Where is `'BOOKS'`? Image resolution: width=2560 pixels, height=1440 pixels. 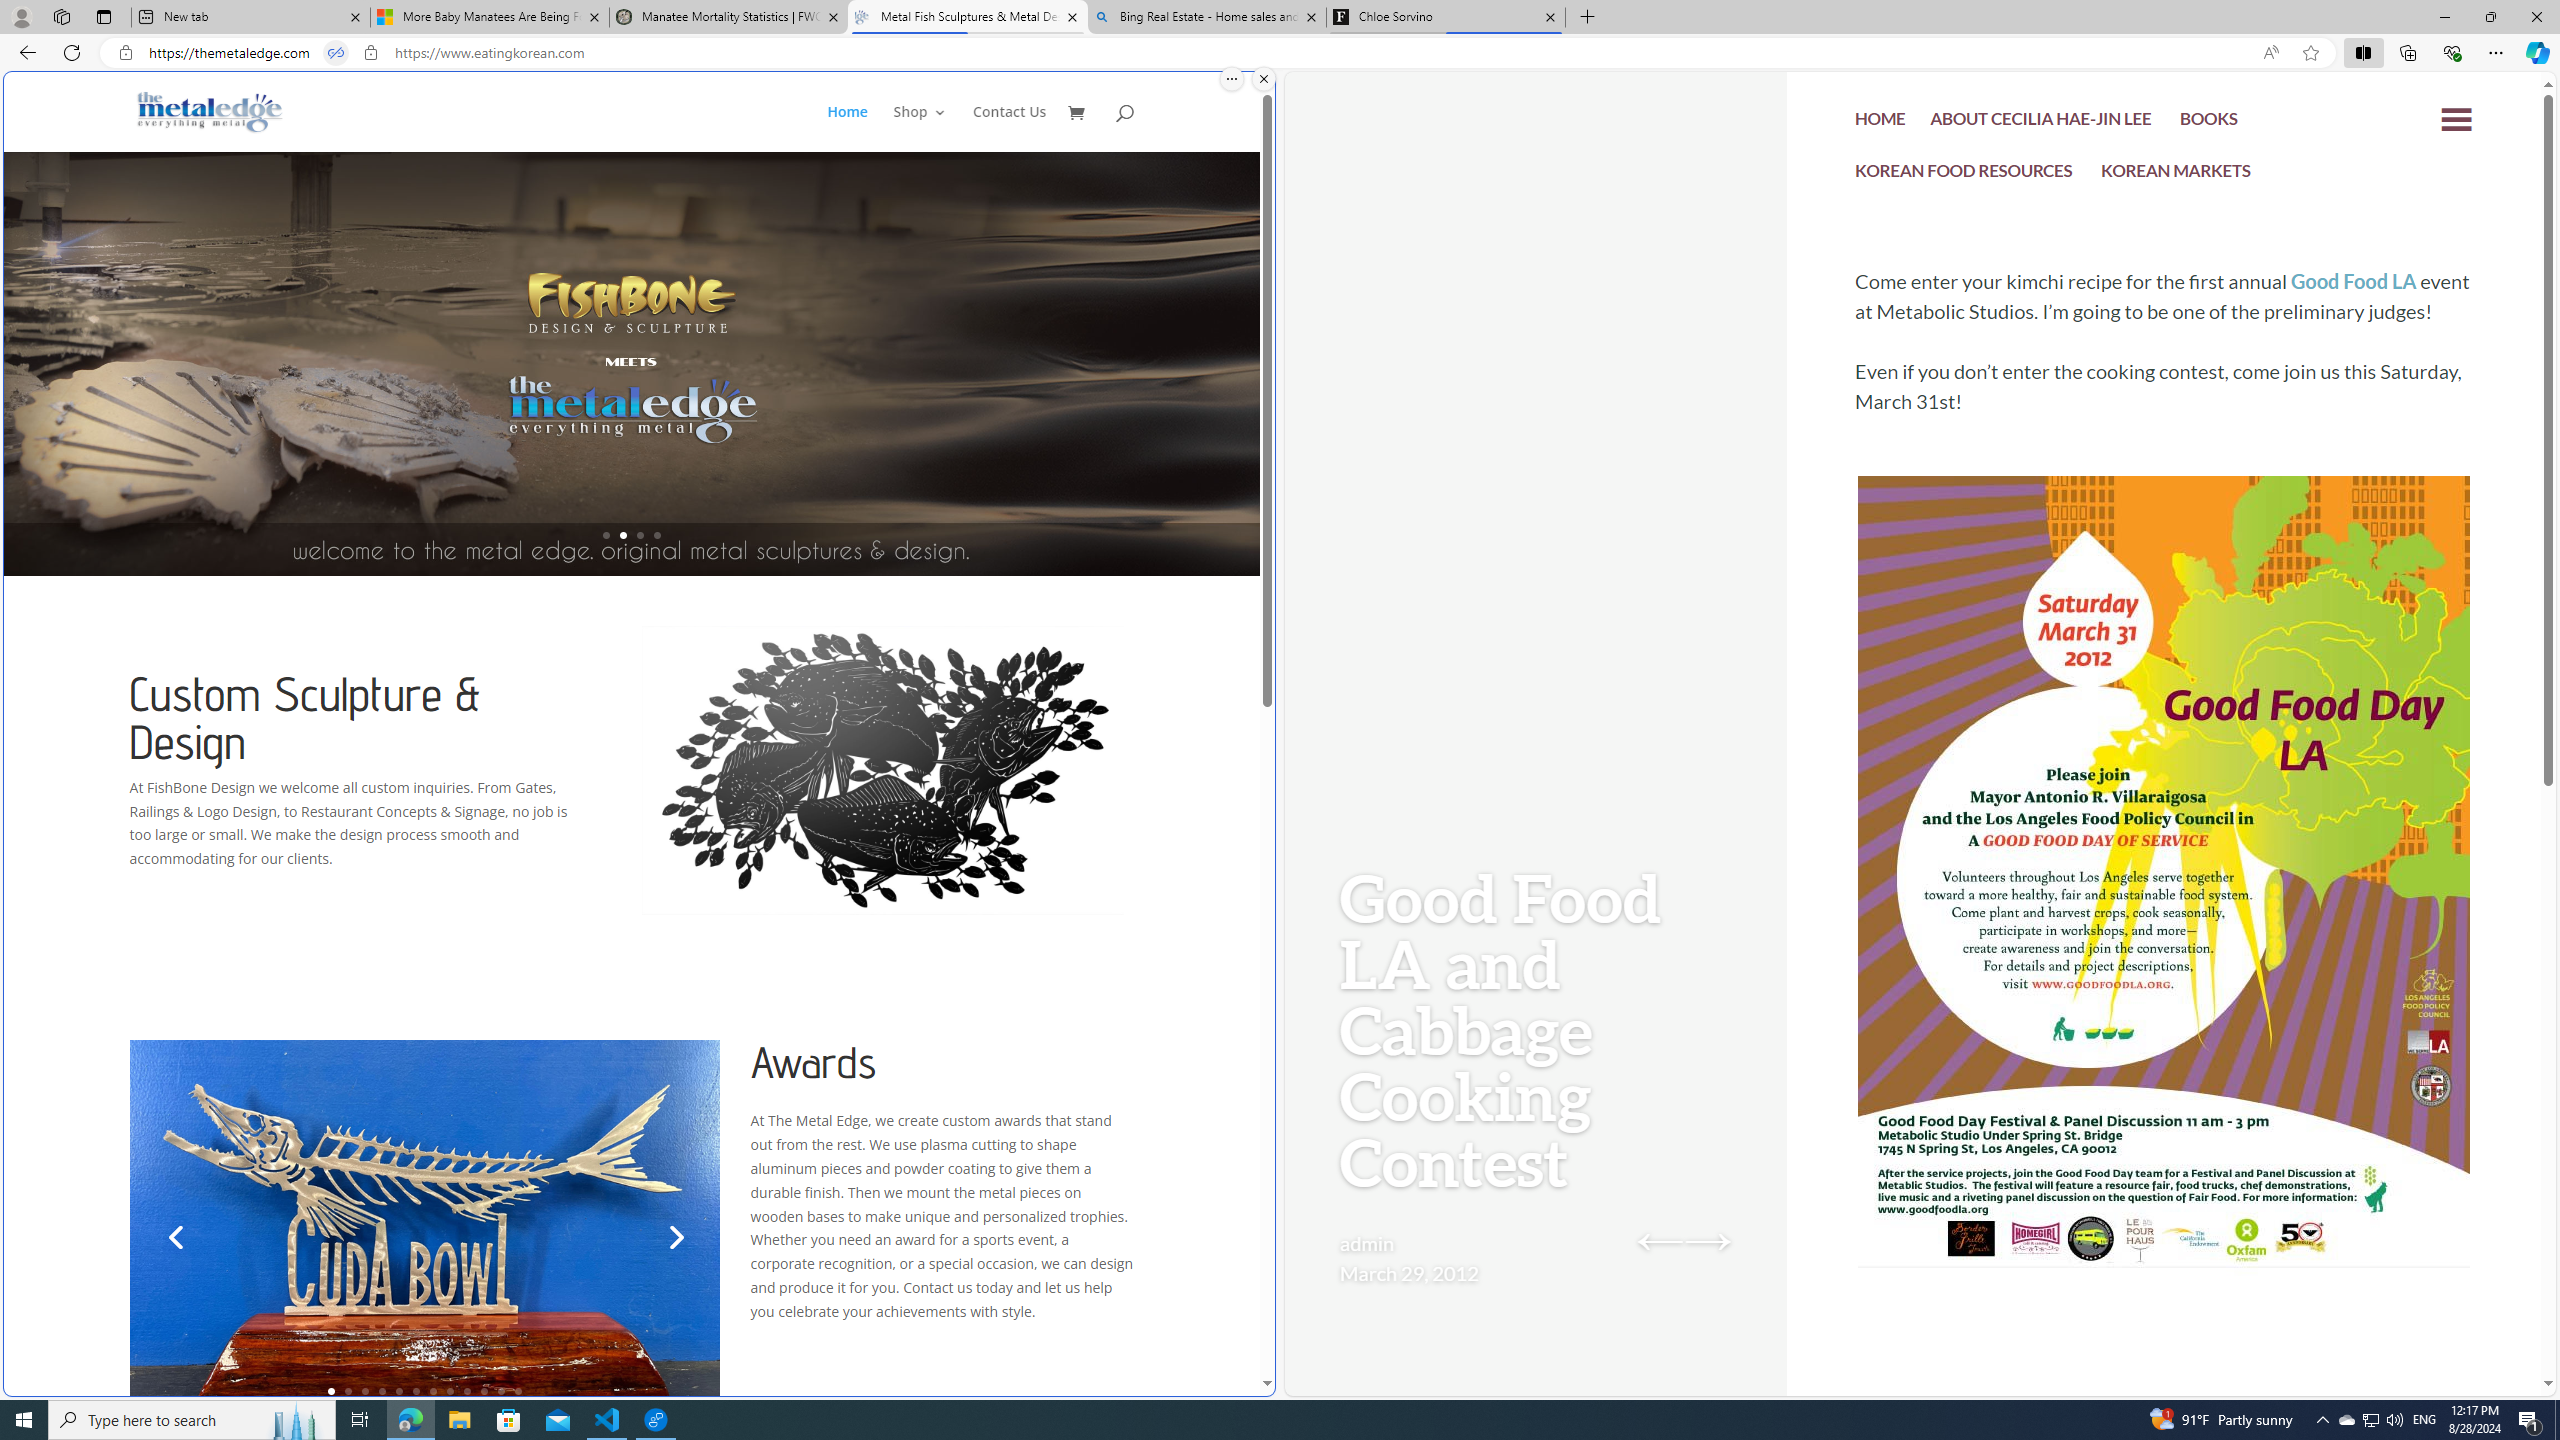
'BOOKS' is located at coordinates (2209, 122).